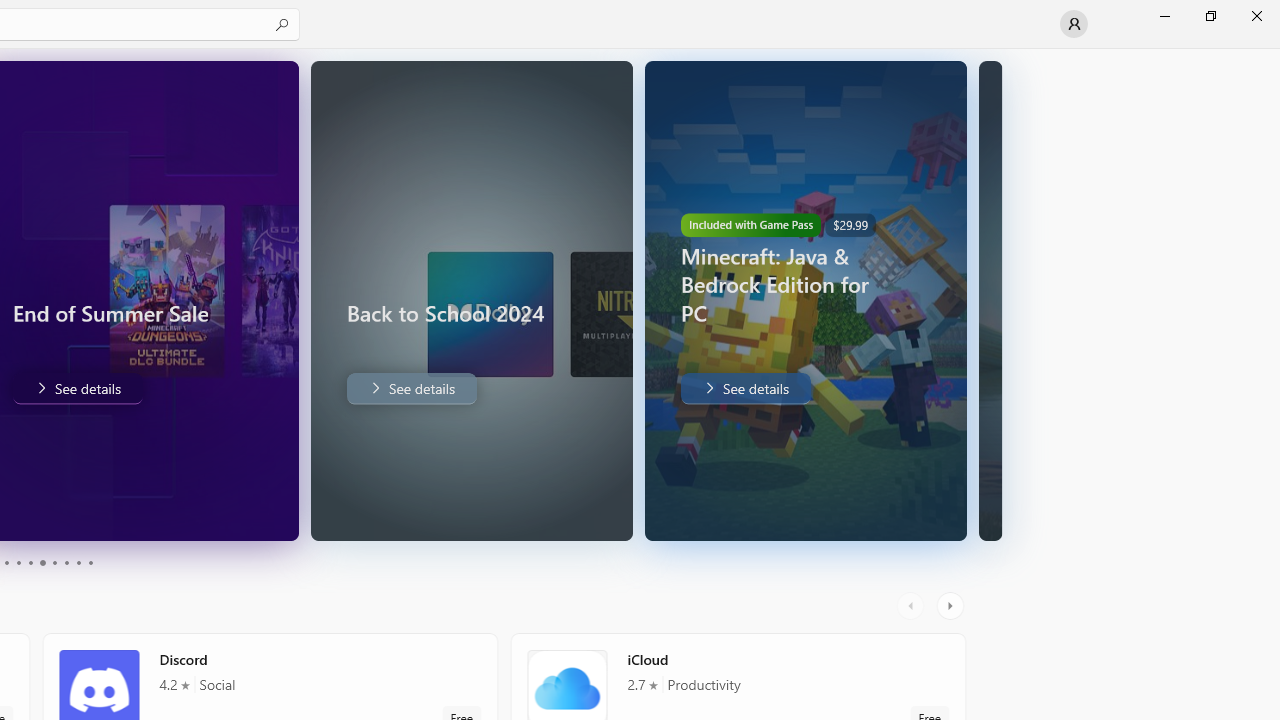 This screenshot has width=1280, height=720. What do you see at coordinates (1209, 15) in the screenshot?
I see `'Restore Microsoft Store'` at bounding box center [1209, 15].